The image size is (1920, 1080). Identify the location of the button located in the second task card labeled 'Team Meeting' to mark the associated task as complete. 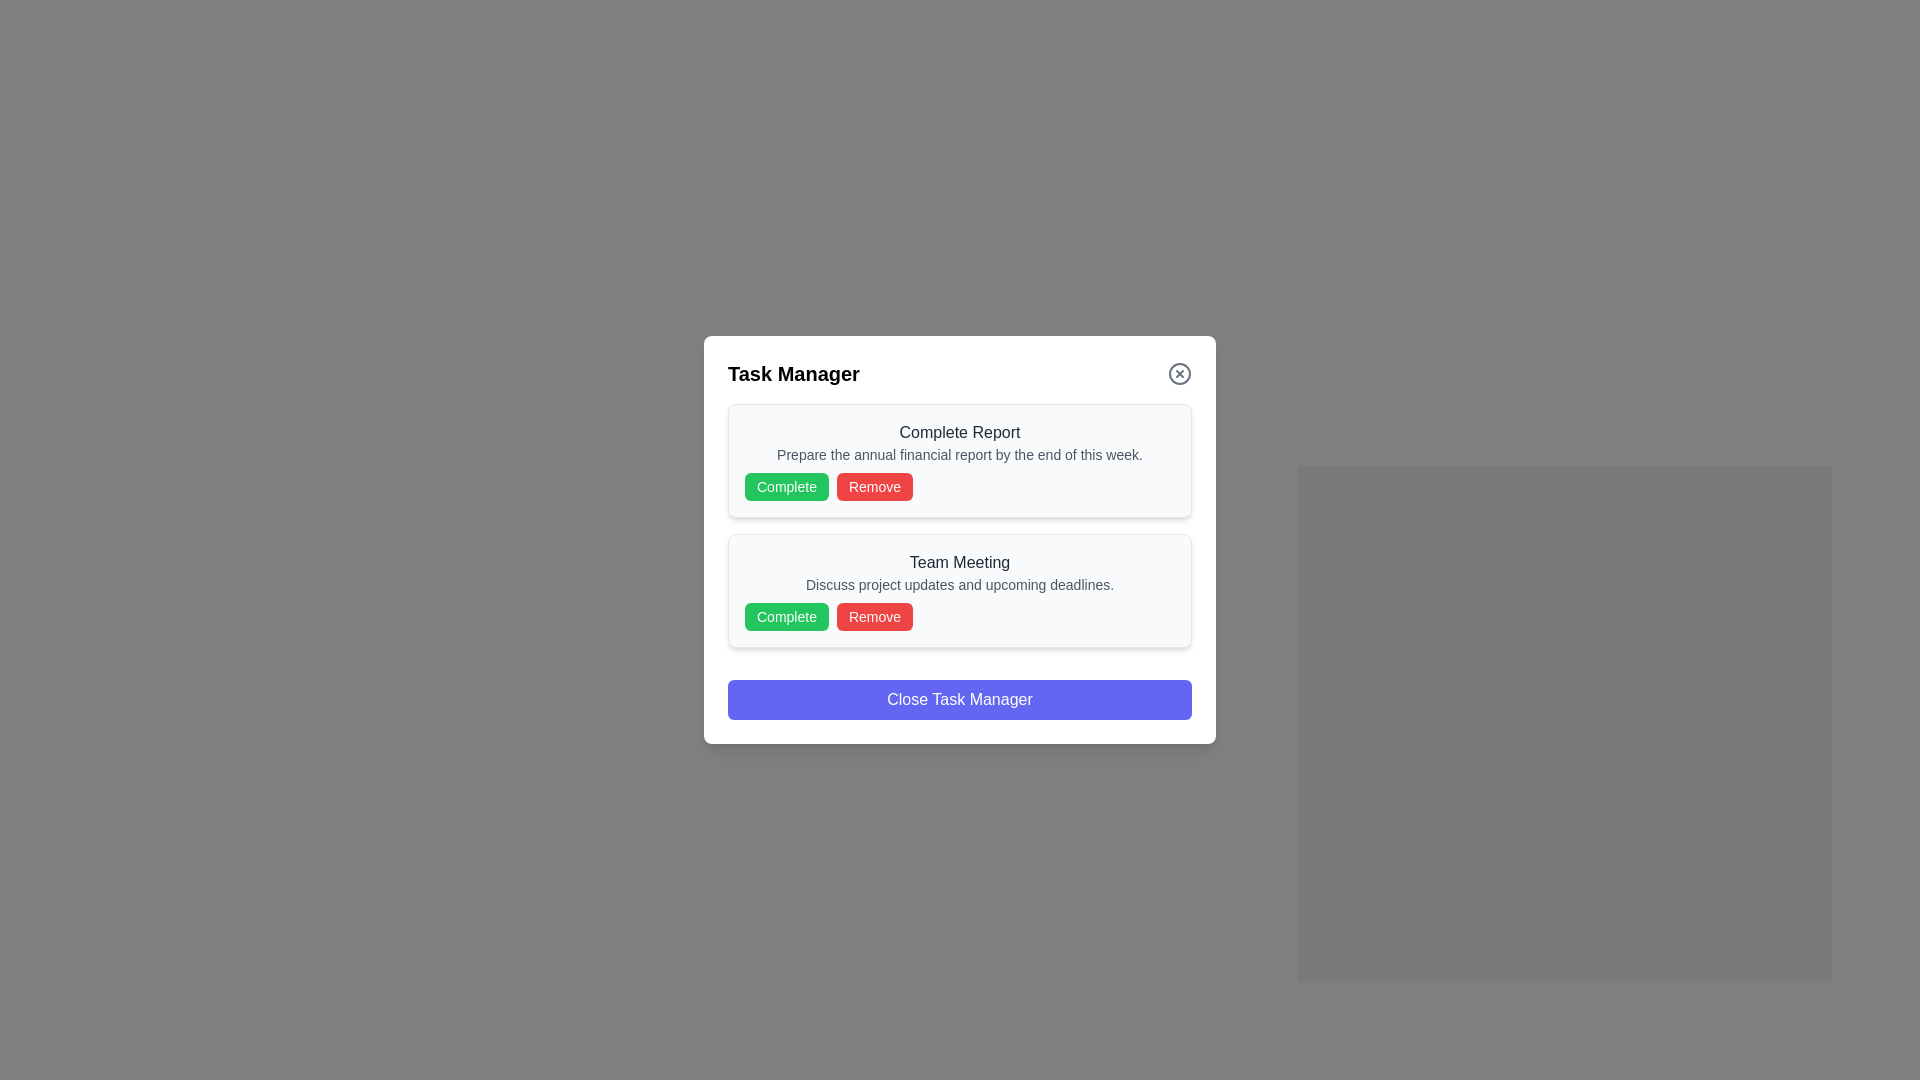
(786, 616).